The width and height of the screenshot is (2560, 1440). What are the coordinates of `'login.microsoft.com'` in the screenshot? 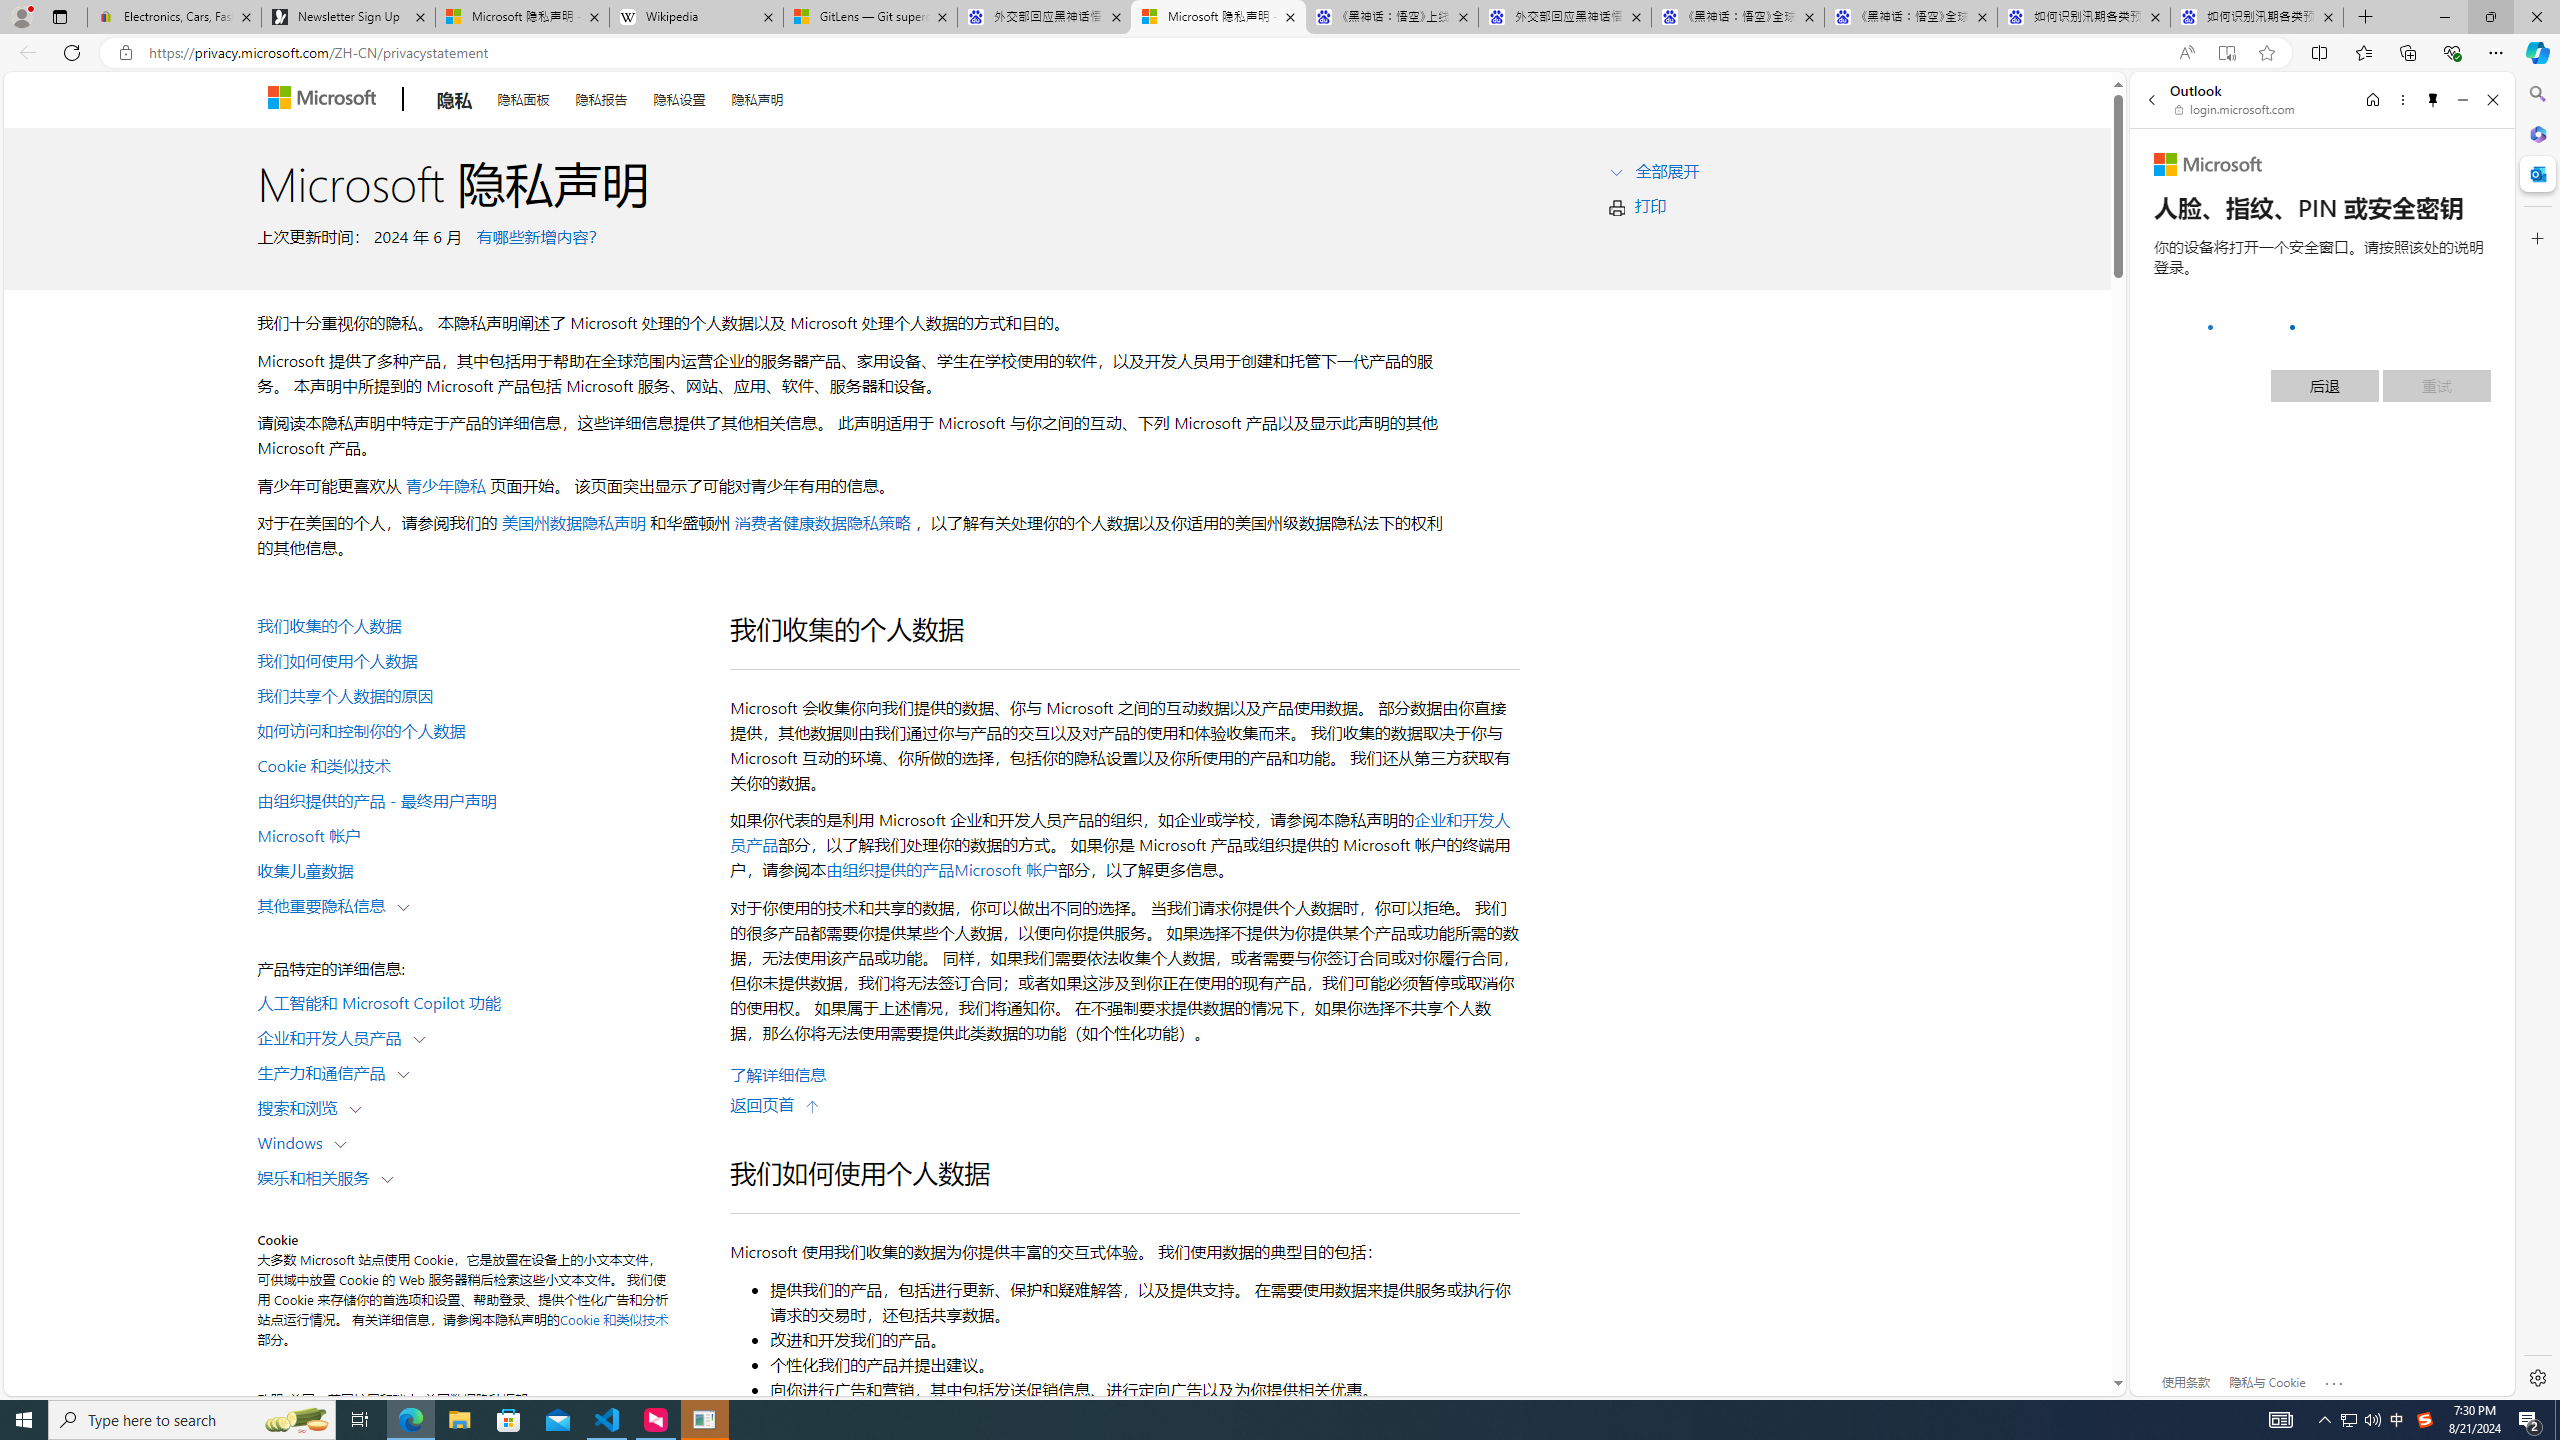 It's located at (2235, 108).